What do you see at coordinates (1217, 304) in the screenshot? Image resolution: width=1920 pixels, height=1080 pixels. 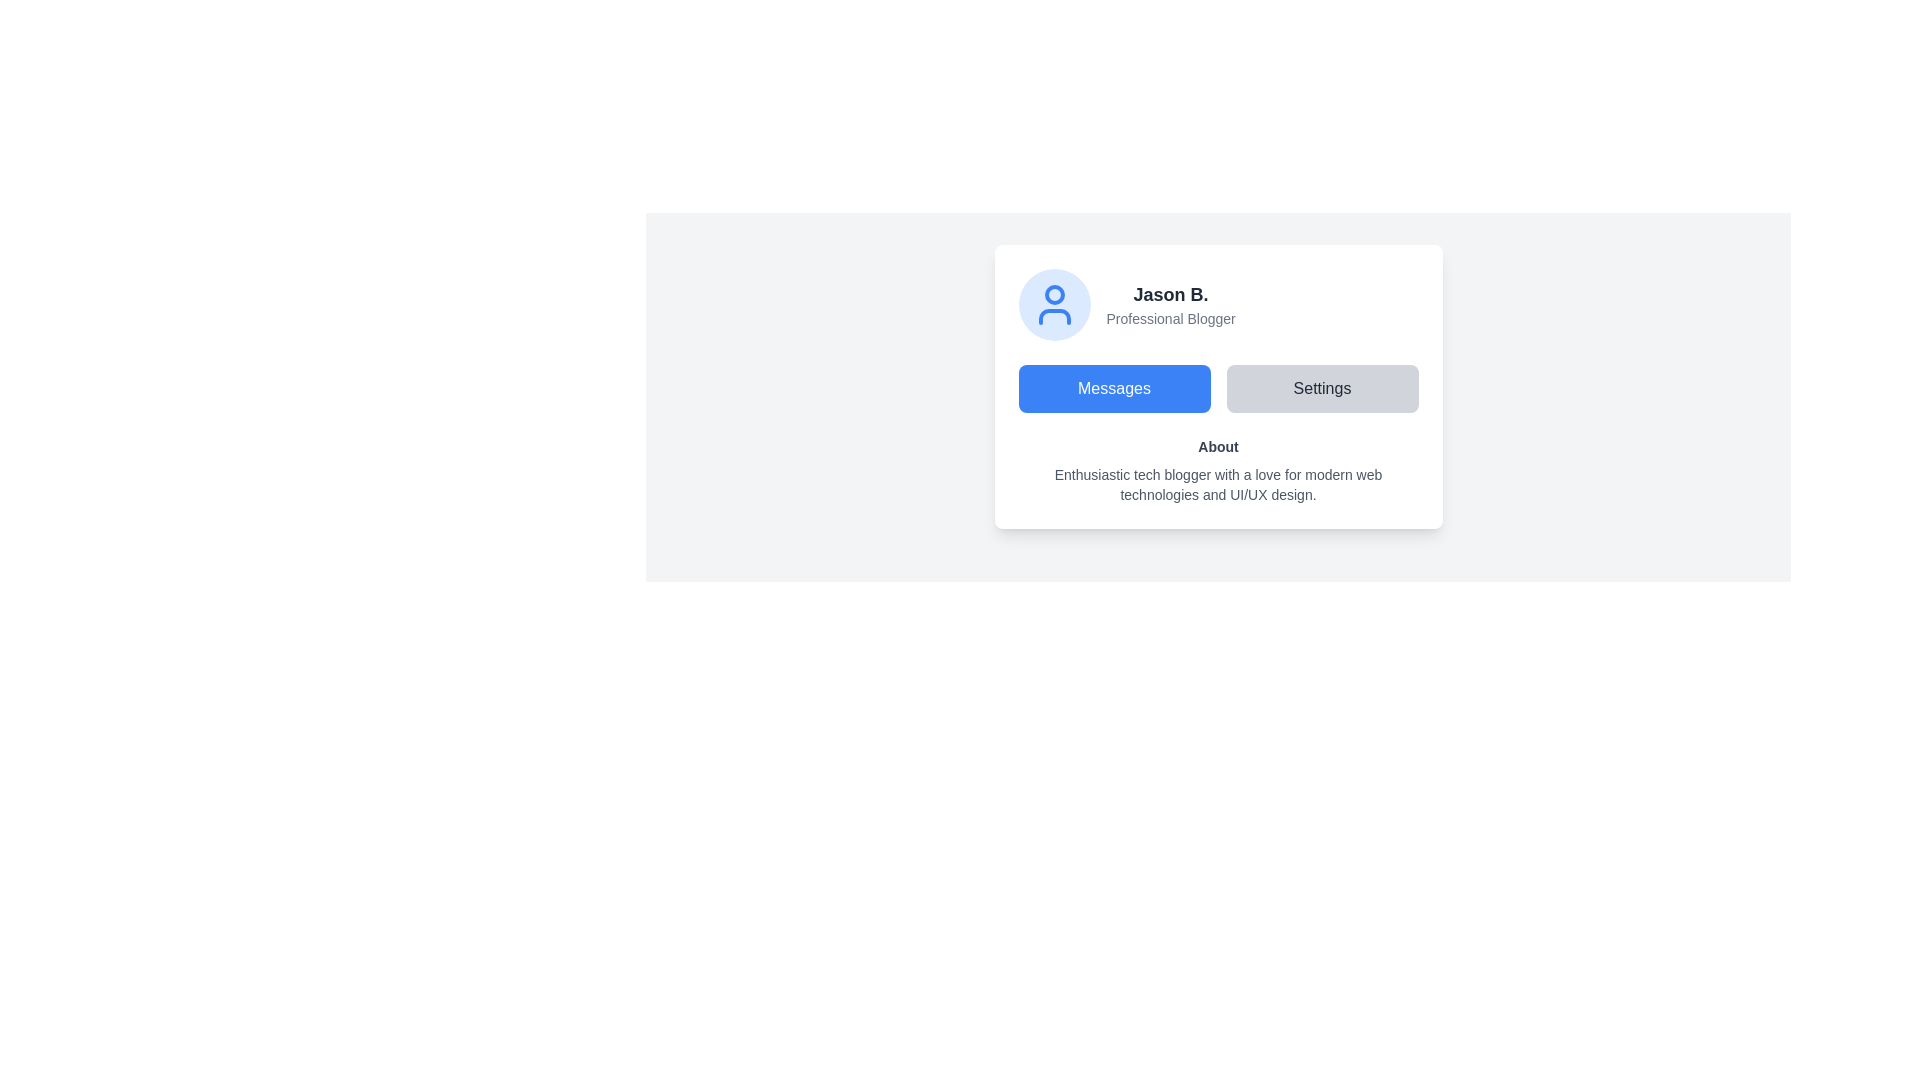 I see `the Profile Summary Component for user 'Jason B.', which displays the user's name in bold and role as 'Professional Blogger' beneath it` at bounding box center [1217, 304].